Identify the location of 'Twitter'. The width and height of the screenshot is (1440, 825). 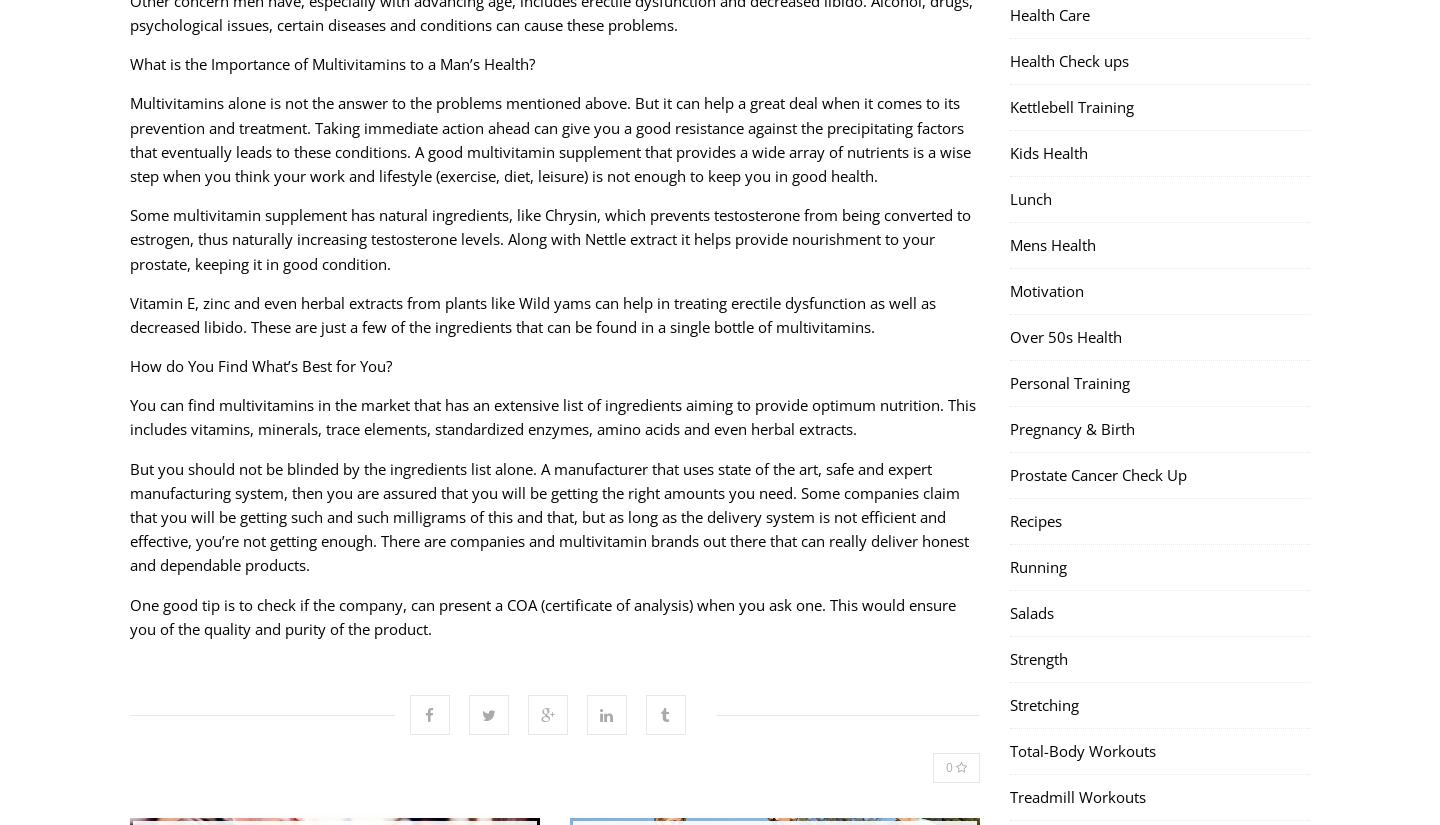
(487, 665).